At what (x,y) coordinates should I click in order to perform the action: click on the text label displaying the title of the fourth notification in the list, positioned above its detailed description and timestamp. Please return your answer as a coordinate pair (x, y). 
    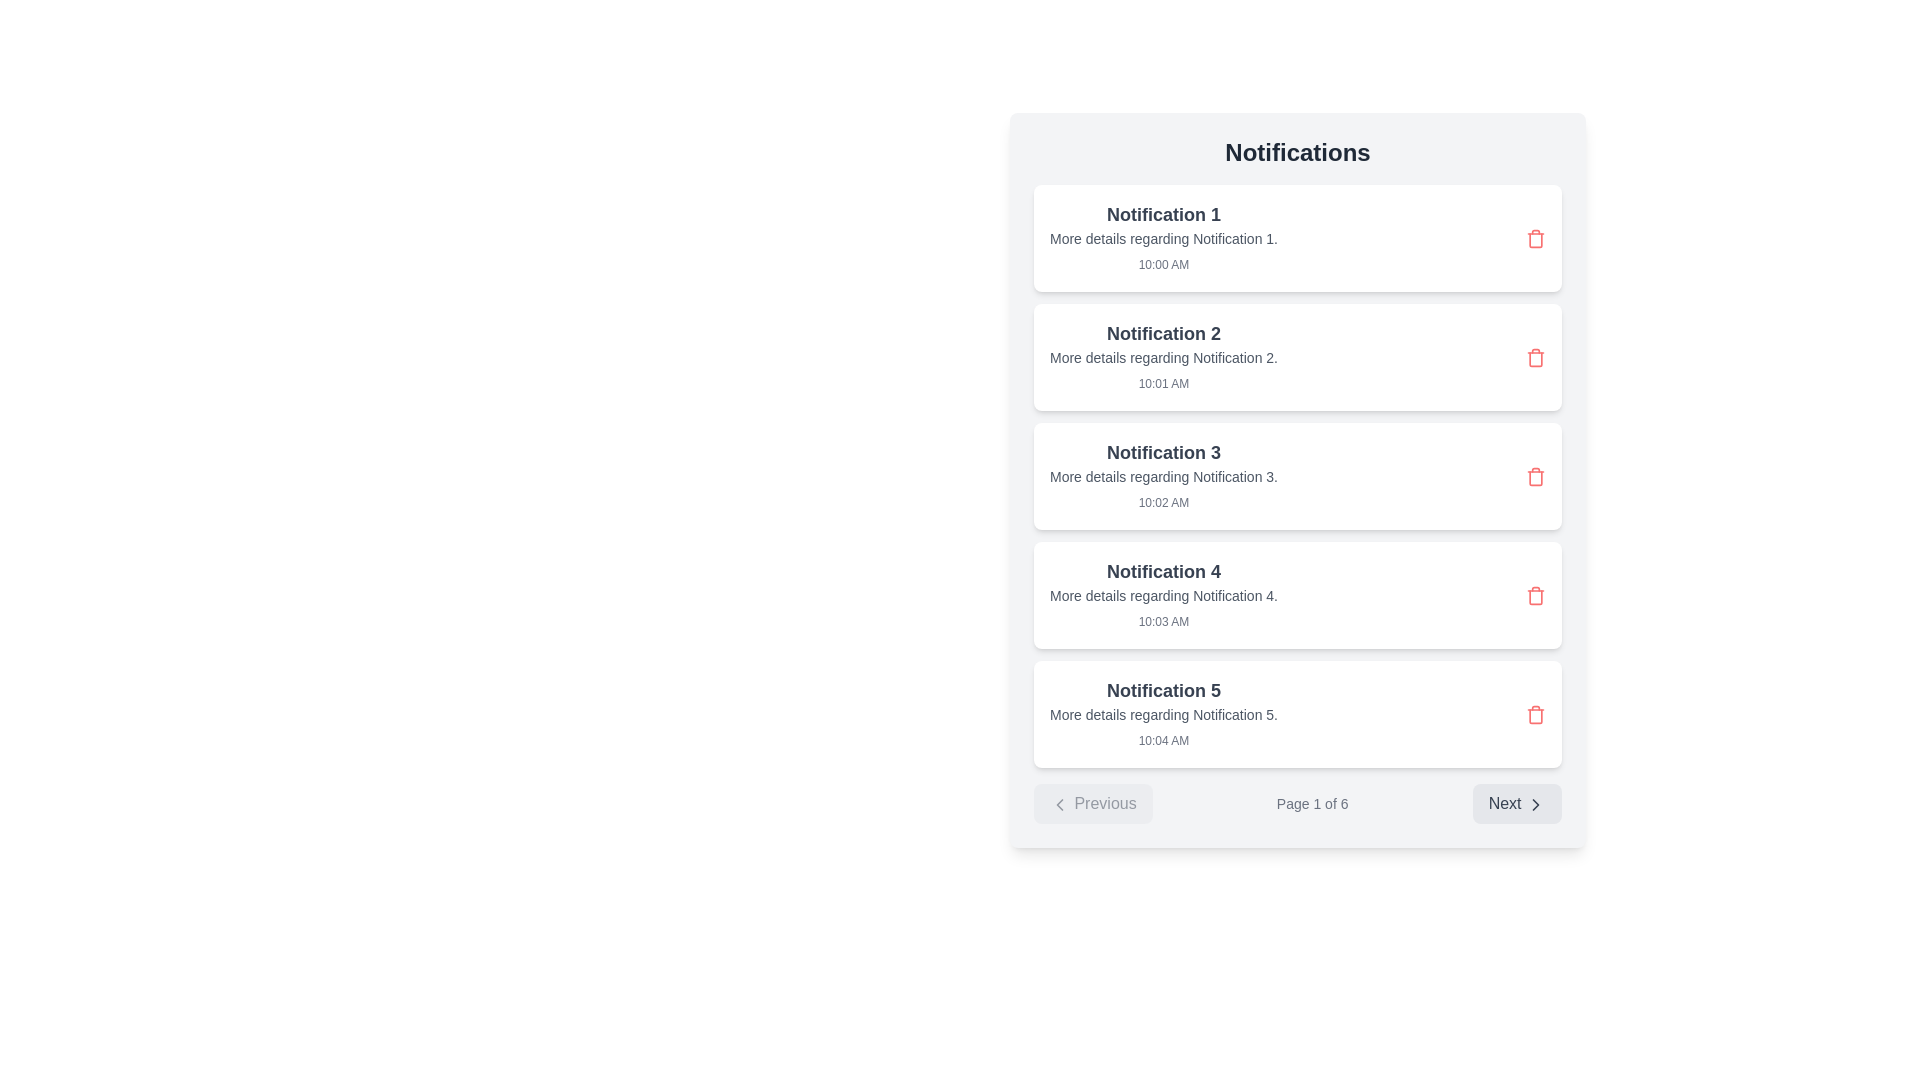
    Looking at the image, I should click on (1164, 571).